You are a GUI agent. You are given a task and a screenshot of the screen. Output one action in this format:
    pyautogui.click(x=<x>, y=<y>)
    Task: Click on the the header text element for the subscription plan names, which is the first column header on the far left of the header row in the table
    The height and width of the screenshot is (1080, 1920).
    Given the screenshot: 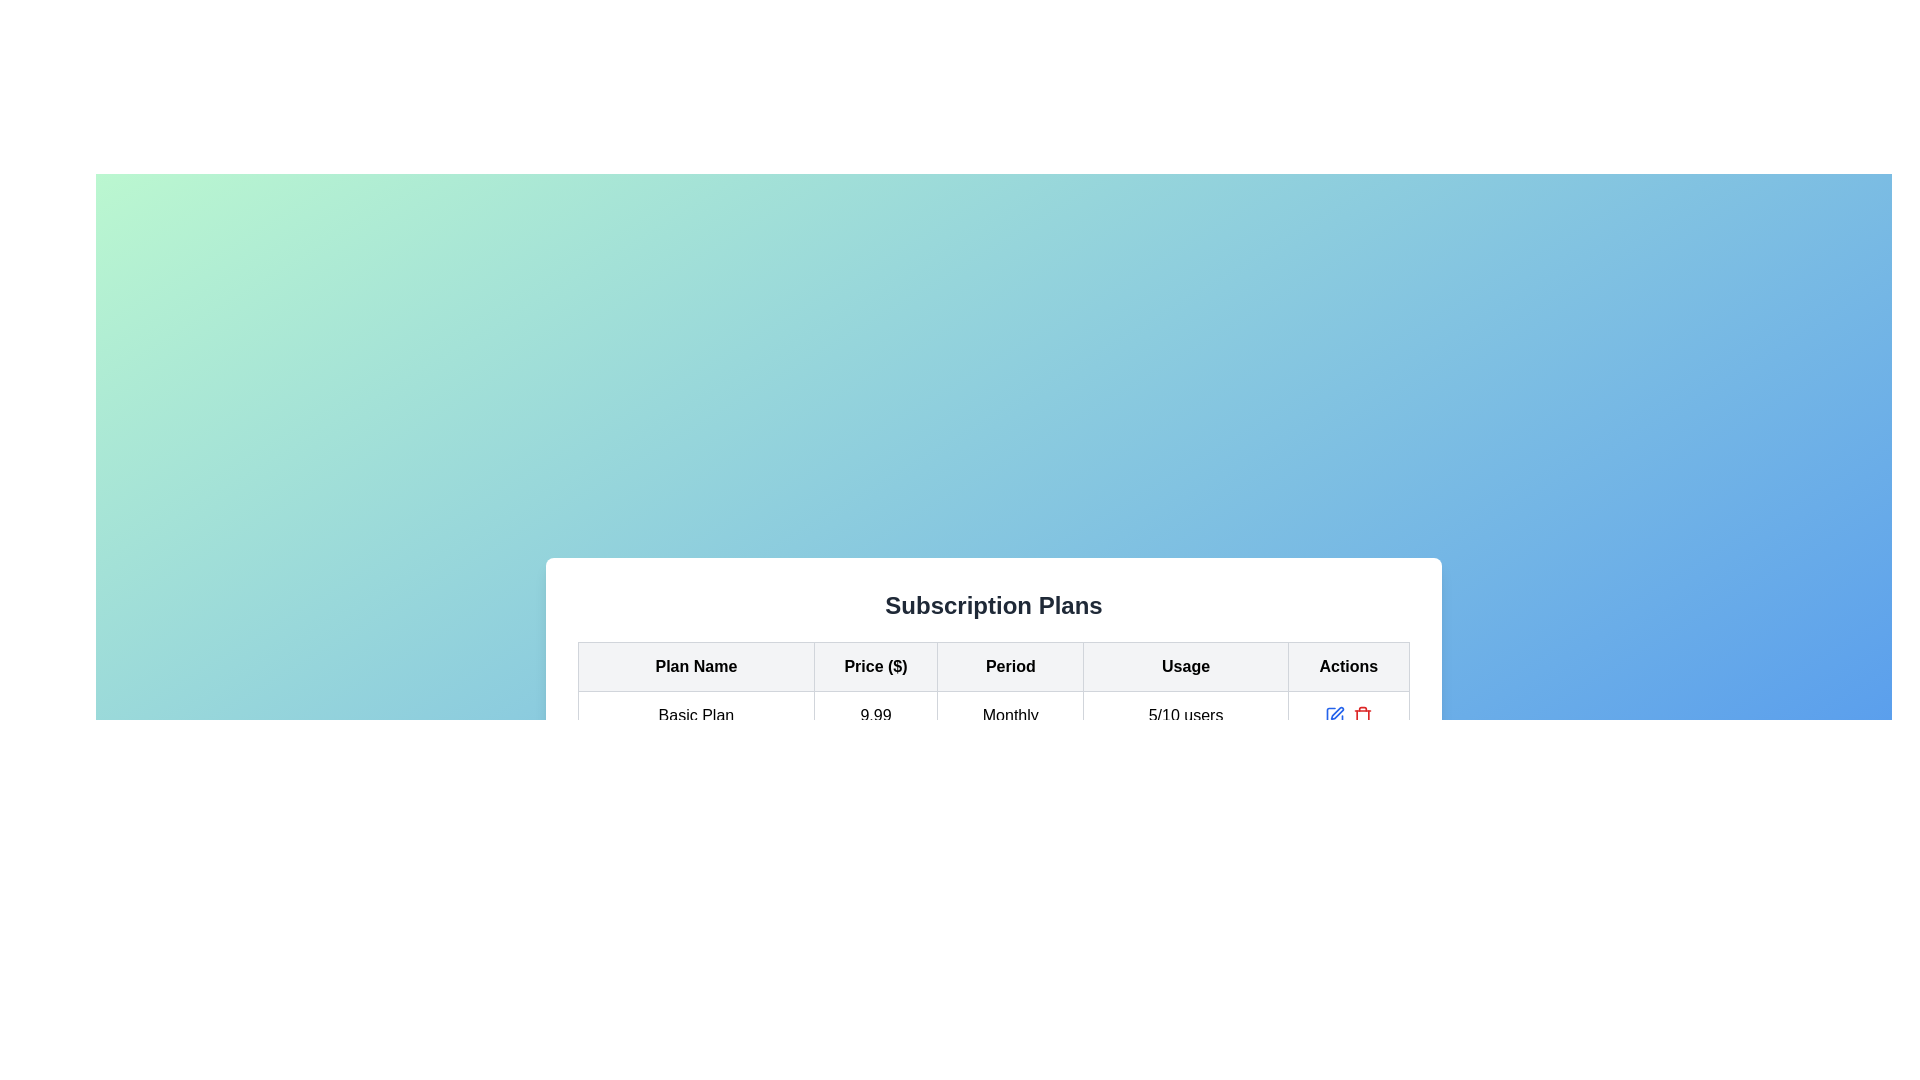 What is the action you would take?
    pyautogui.click(x=696, y=666)
    